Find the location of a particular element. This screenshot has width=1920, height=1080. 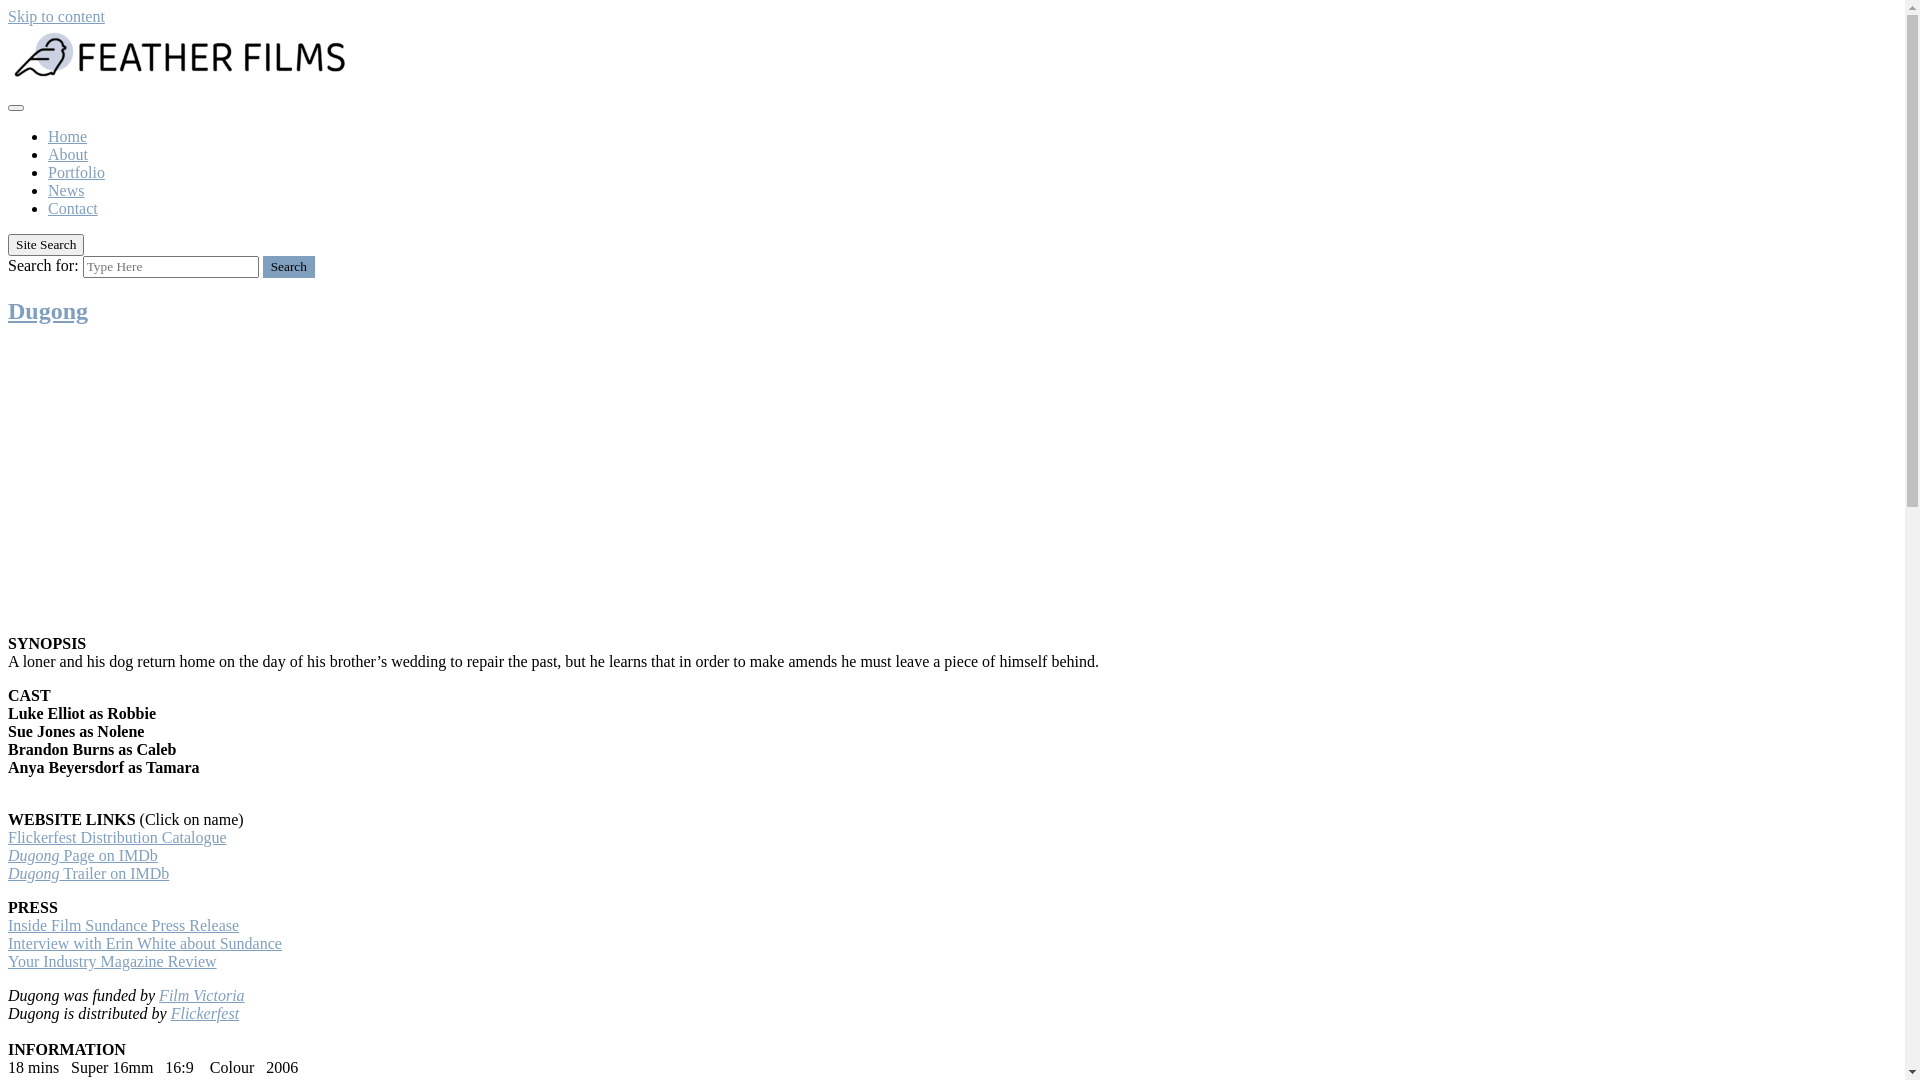

'Dugong - TRAILER' is located at coordinates (287, 479).